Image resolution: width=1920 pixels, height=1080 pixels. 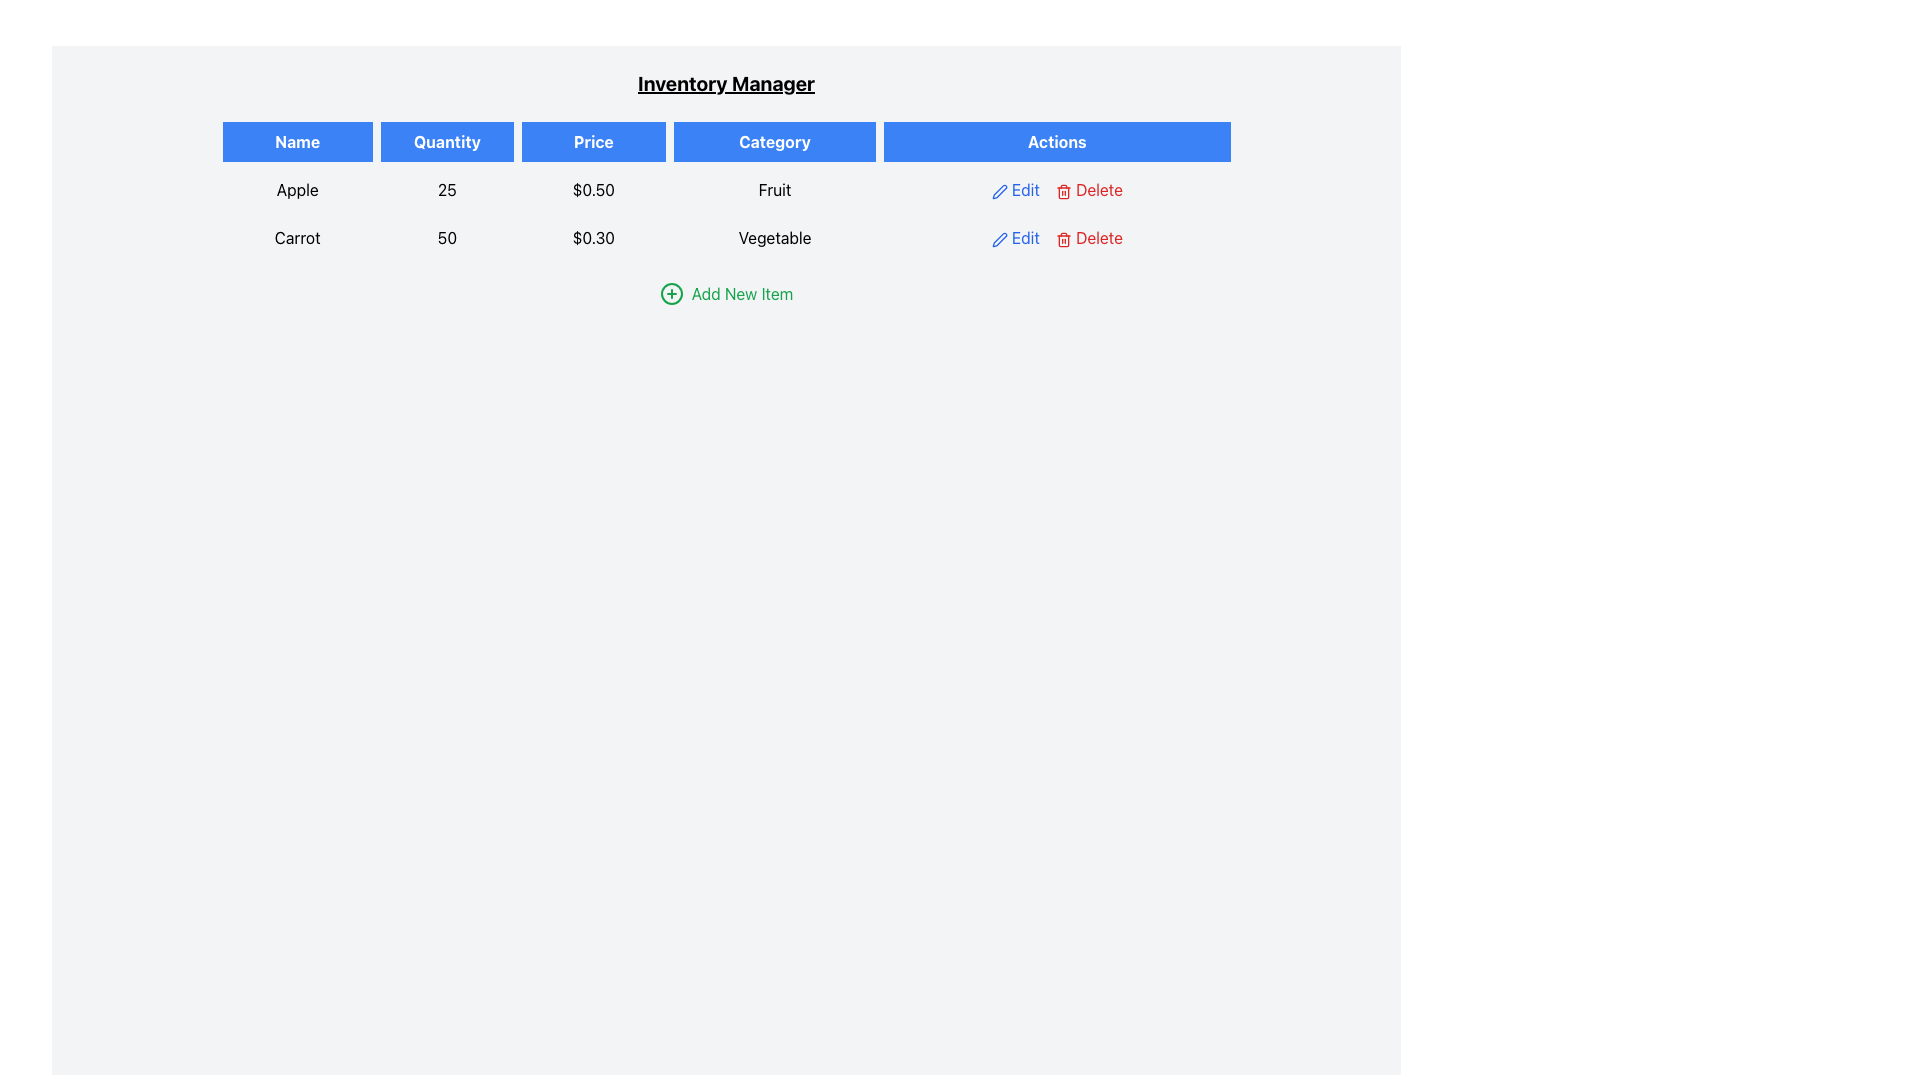 What do you see at coordinates (671, 293) in the screenshot?
I see `the 'Add New Item' icon located to the left of the 'Add New Item' text to initiate the addition process` at bounding box center [671, 293].